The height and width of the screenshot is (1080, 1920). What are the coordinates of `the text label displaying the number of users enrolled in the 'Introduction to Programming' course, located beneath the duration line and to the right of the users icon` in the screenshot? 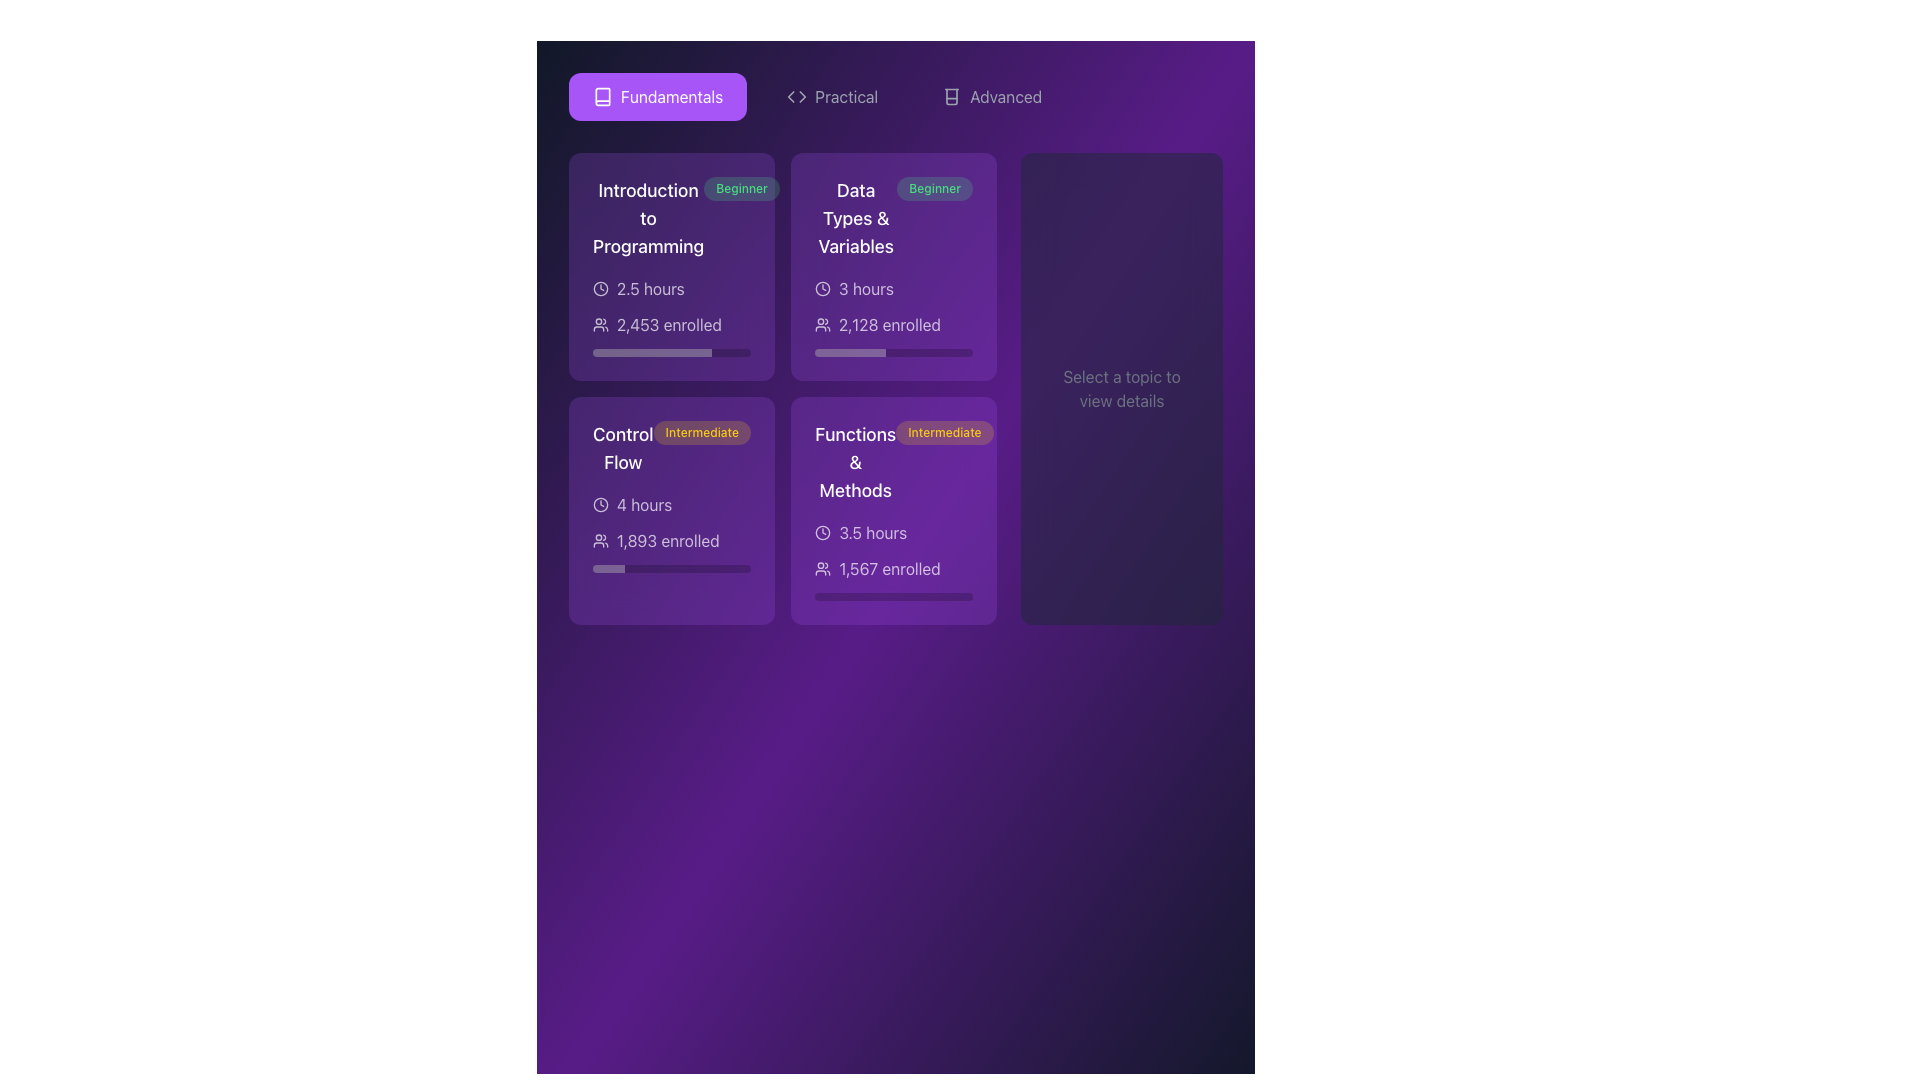 It's located at (669, 323).